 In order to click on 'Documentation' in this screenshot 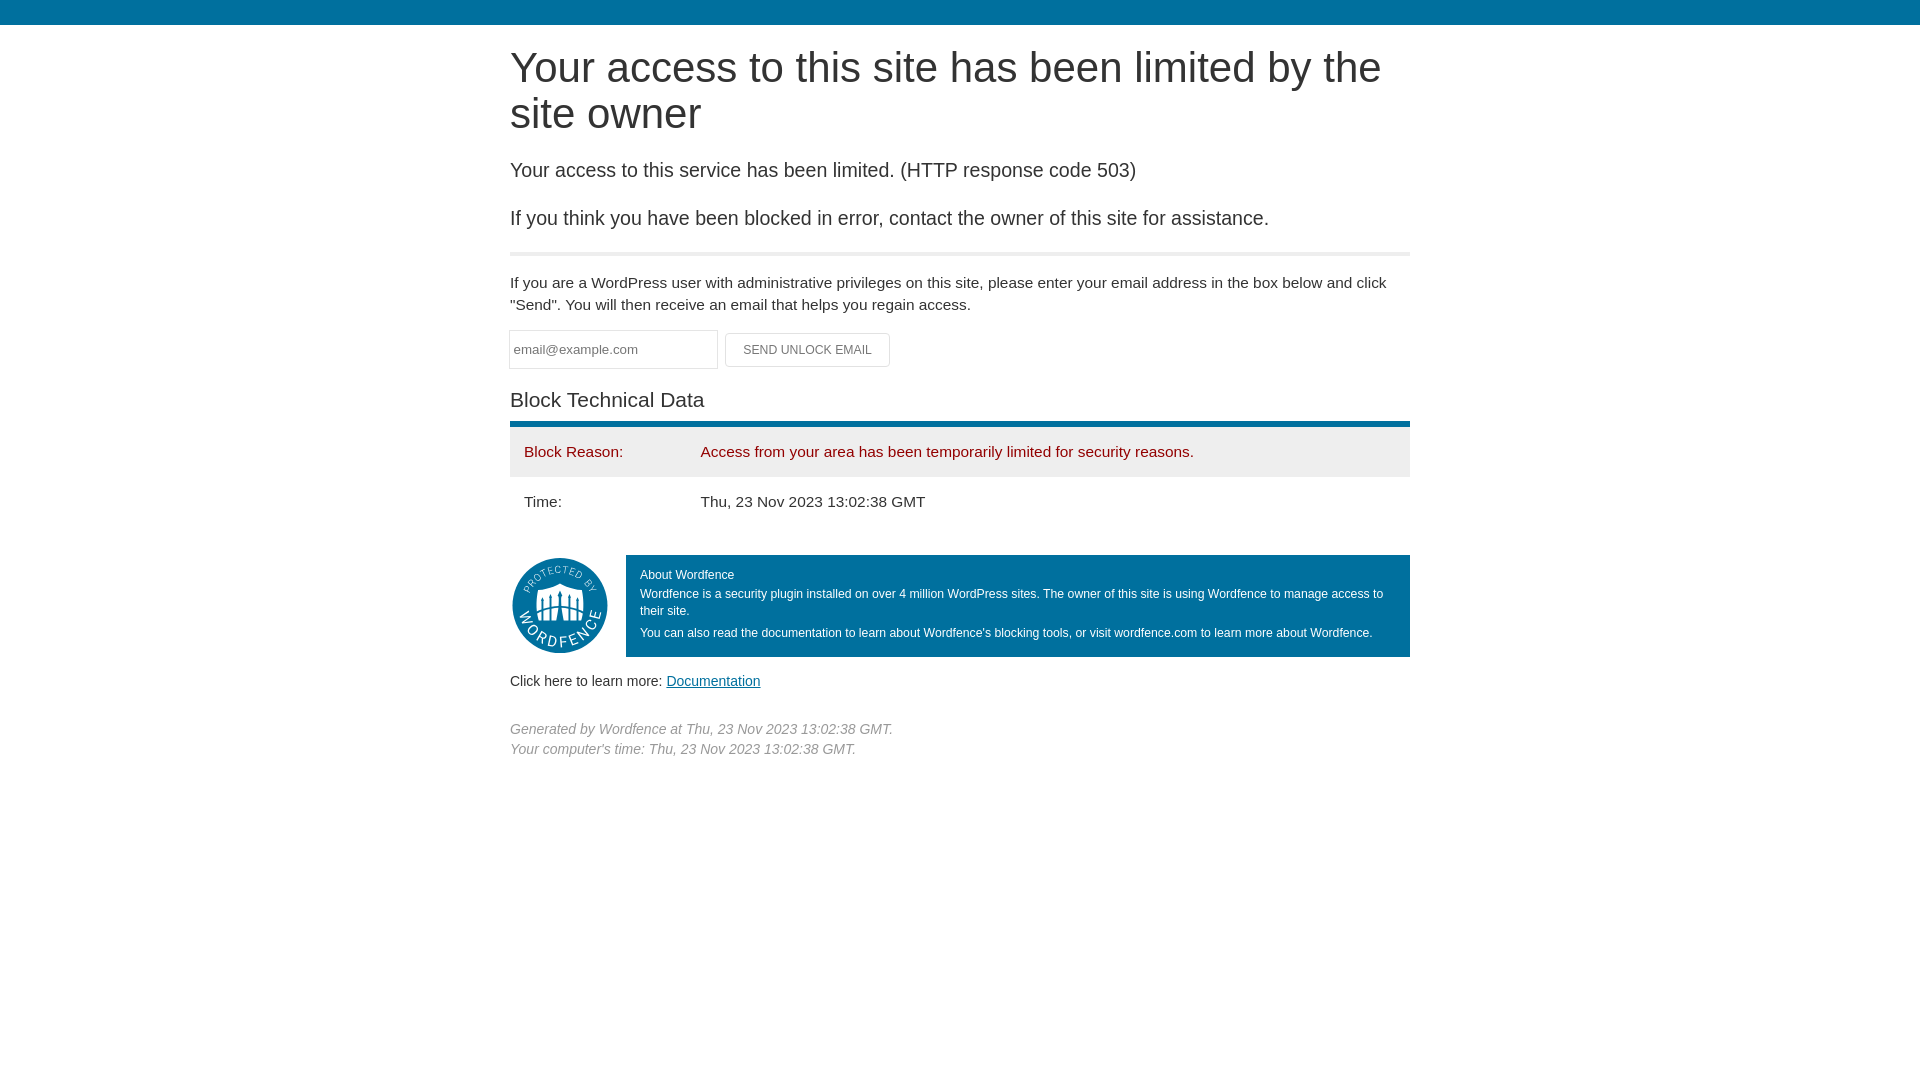, I will do `click(713, 680)`.